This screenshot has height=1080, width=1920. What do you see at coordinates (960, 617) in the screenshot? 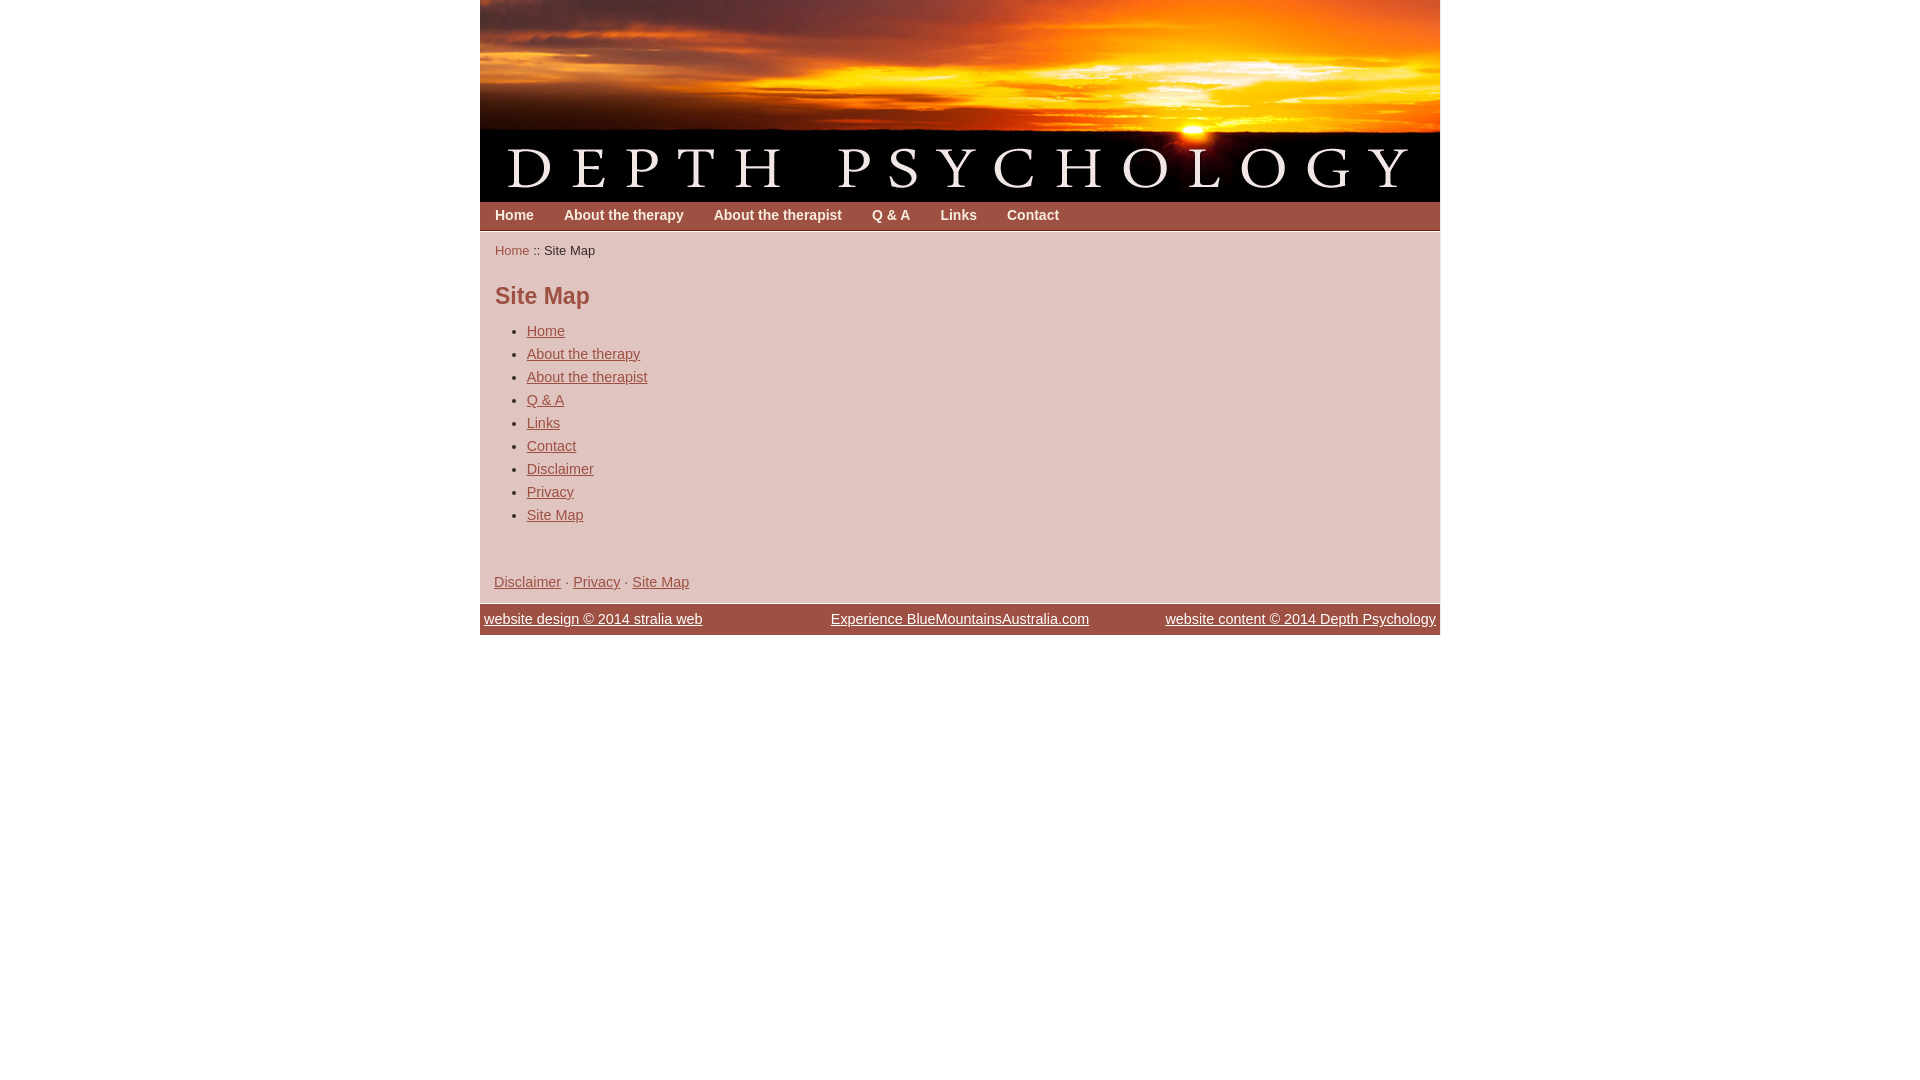
I see `'Experience BlueMountainsAustralia.com'` at bounding box center [960, 617].